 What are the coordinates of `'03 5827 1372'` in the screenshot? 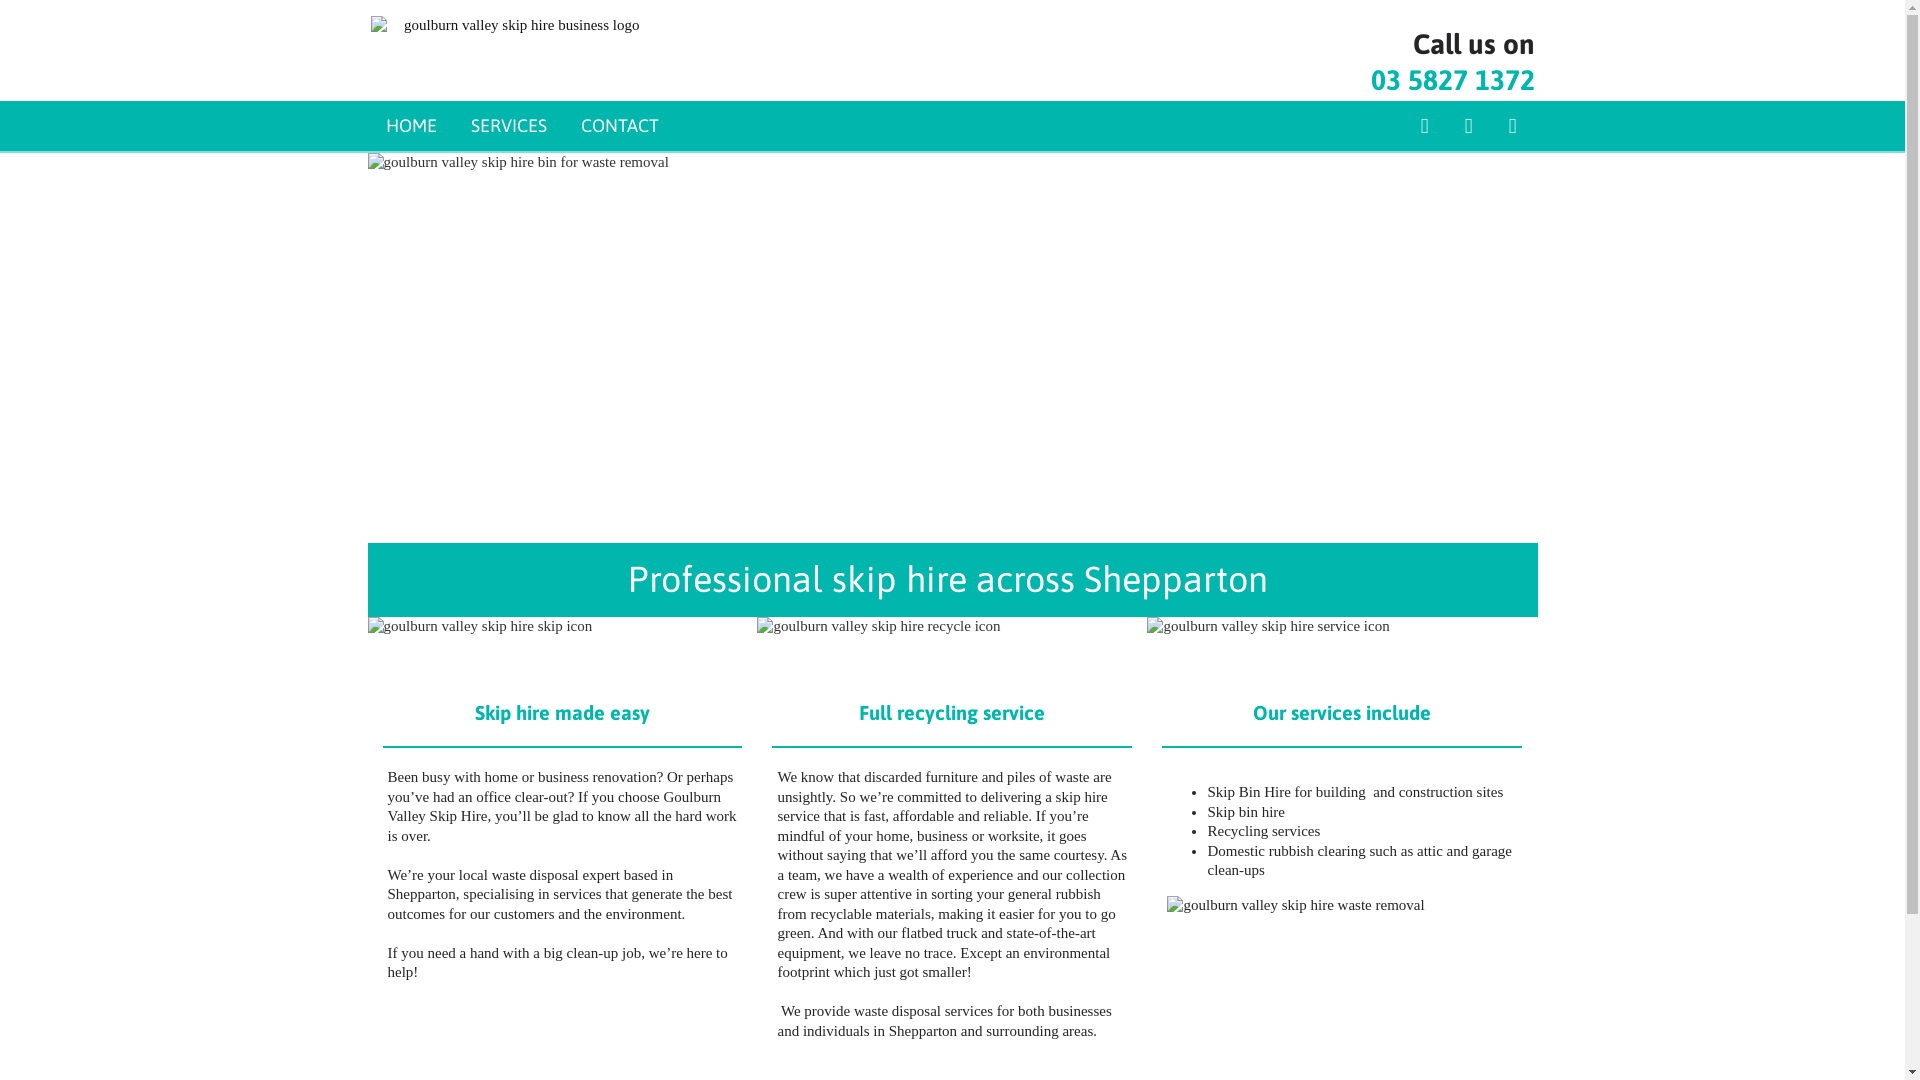 It's located at (1451, 79).